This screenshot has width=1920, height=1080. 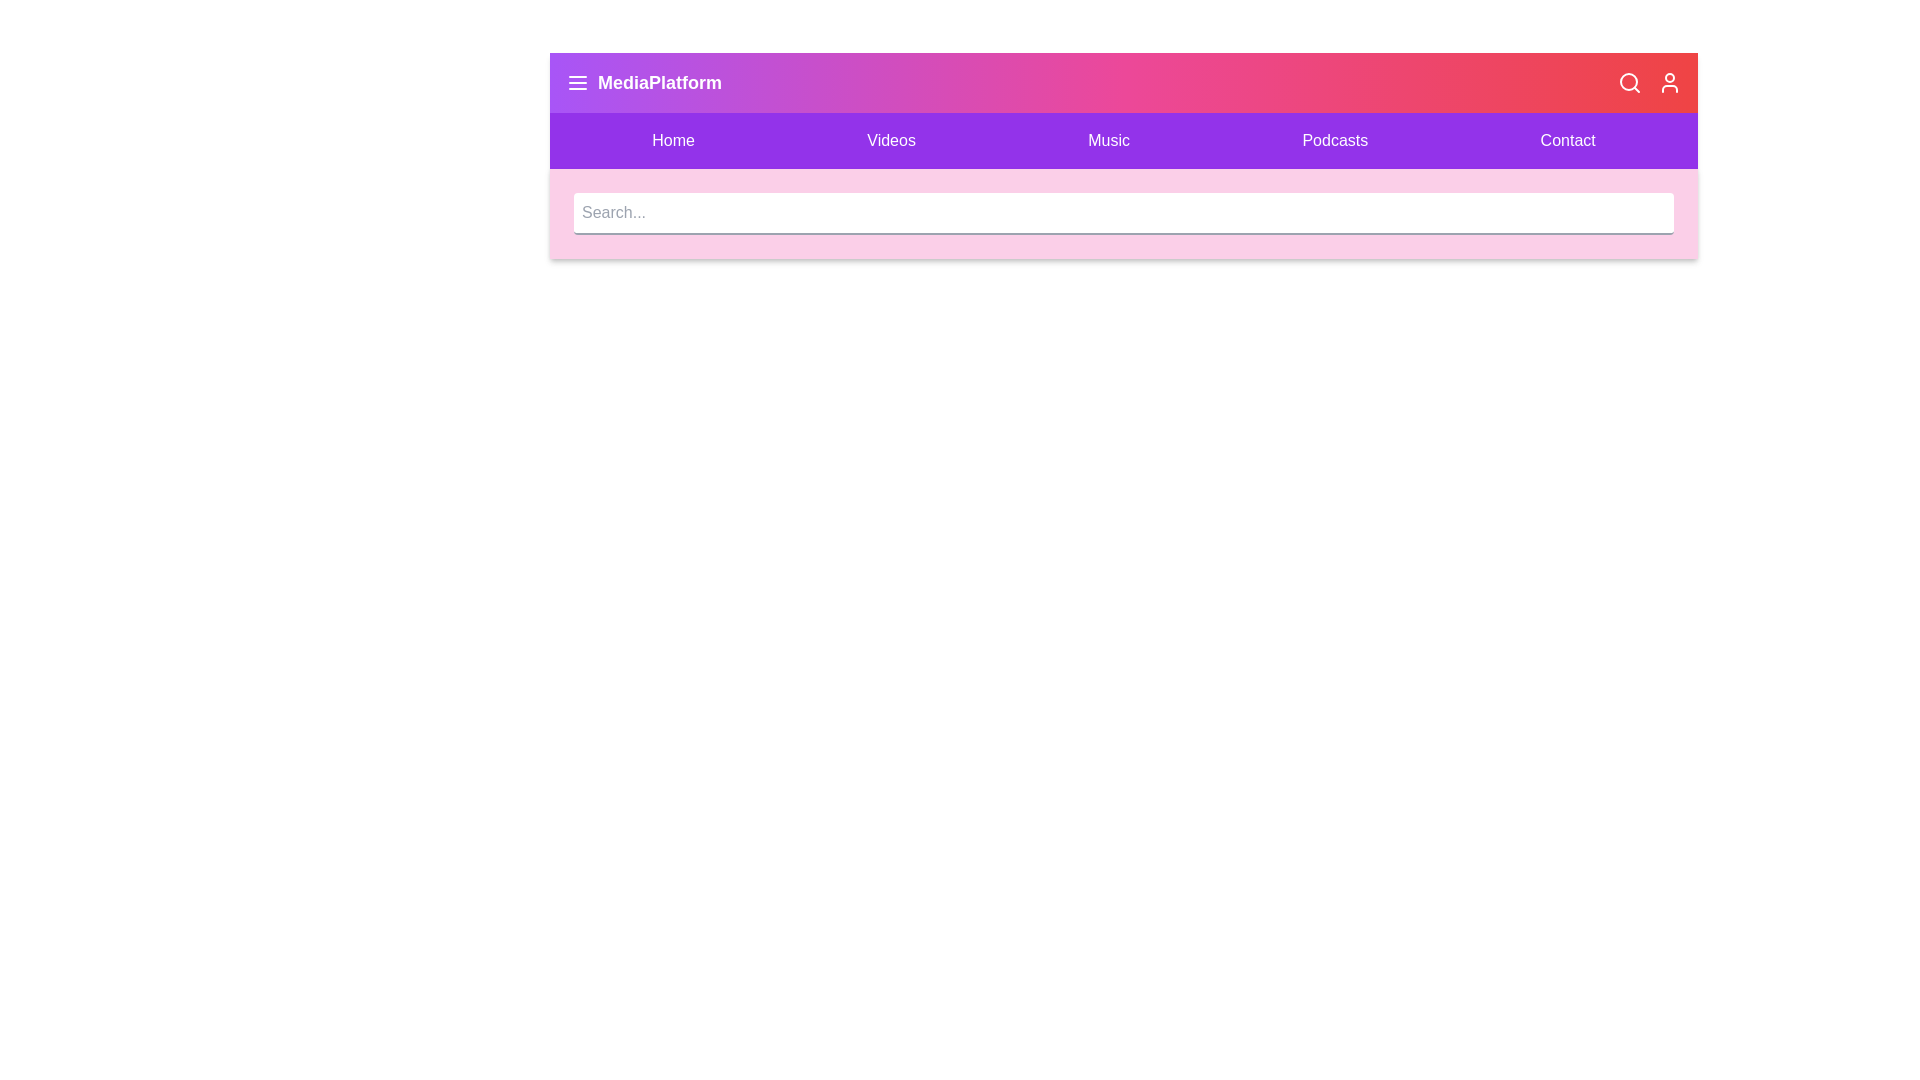 What do you see at coordinates (1630, 82) in the screenshot?
I see `the search icon to toggle the search bar visibility` at bounding box center [1630, 82].